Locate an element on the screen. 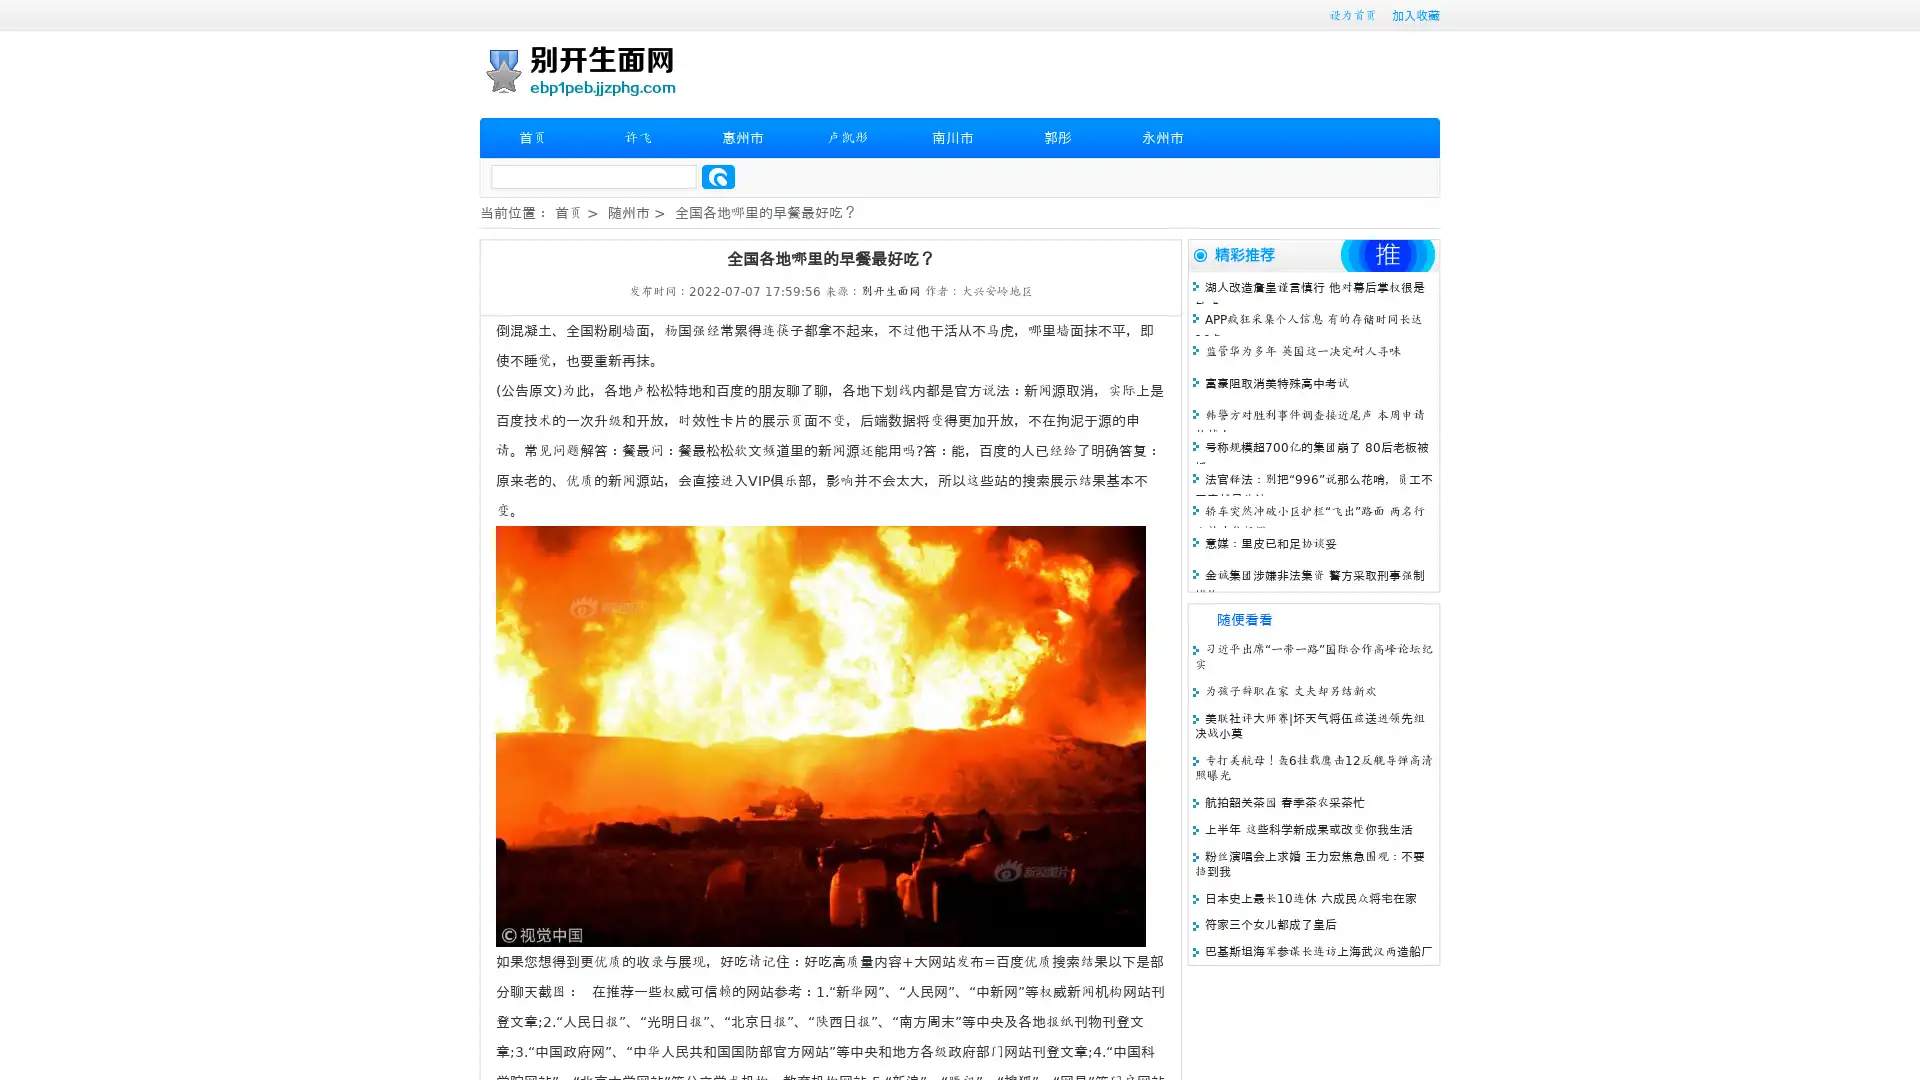 Image resolution: width=1920 pixels, height=1080 pixels. Search is located at coordinates (718, 176).